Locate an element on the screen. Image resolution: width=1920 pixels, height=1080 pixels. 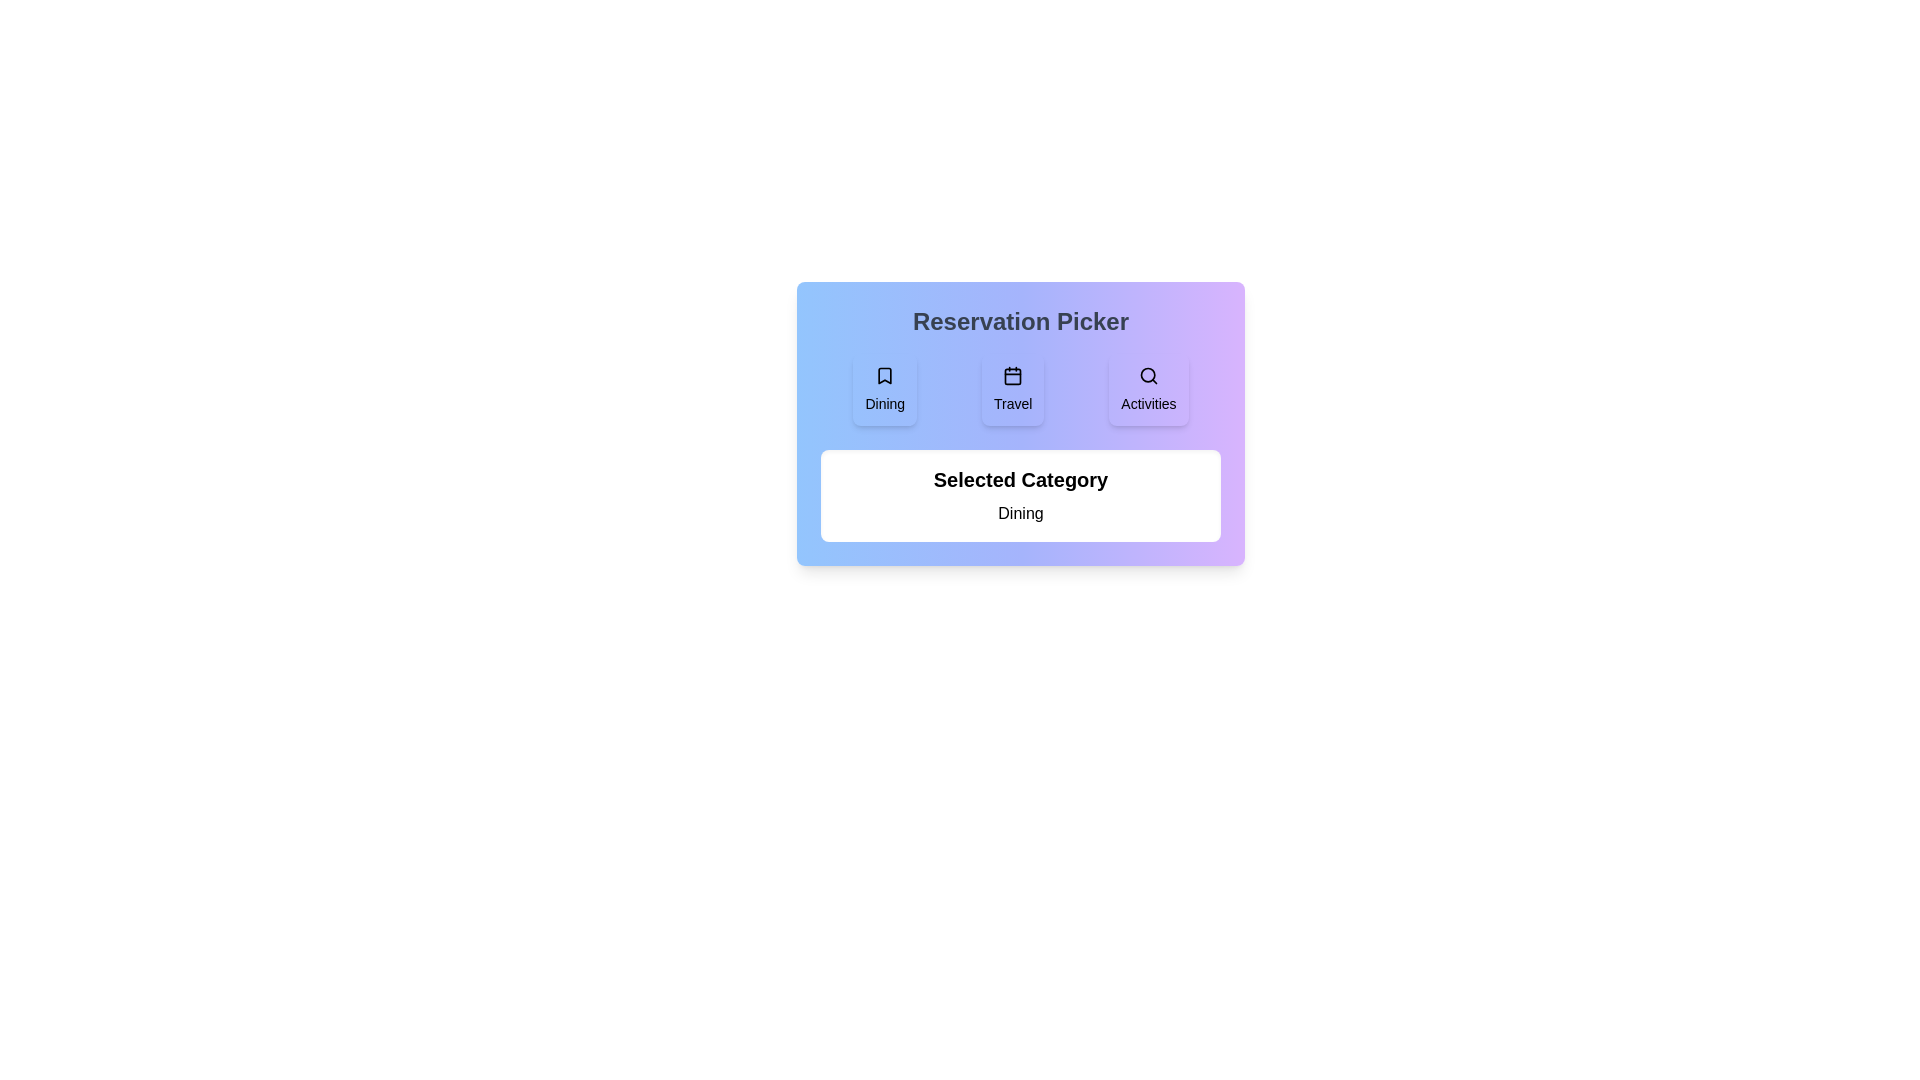
the category Travel to highlight it is located at coordinates (1013, 389).